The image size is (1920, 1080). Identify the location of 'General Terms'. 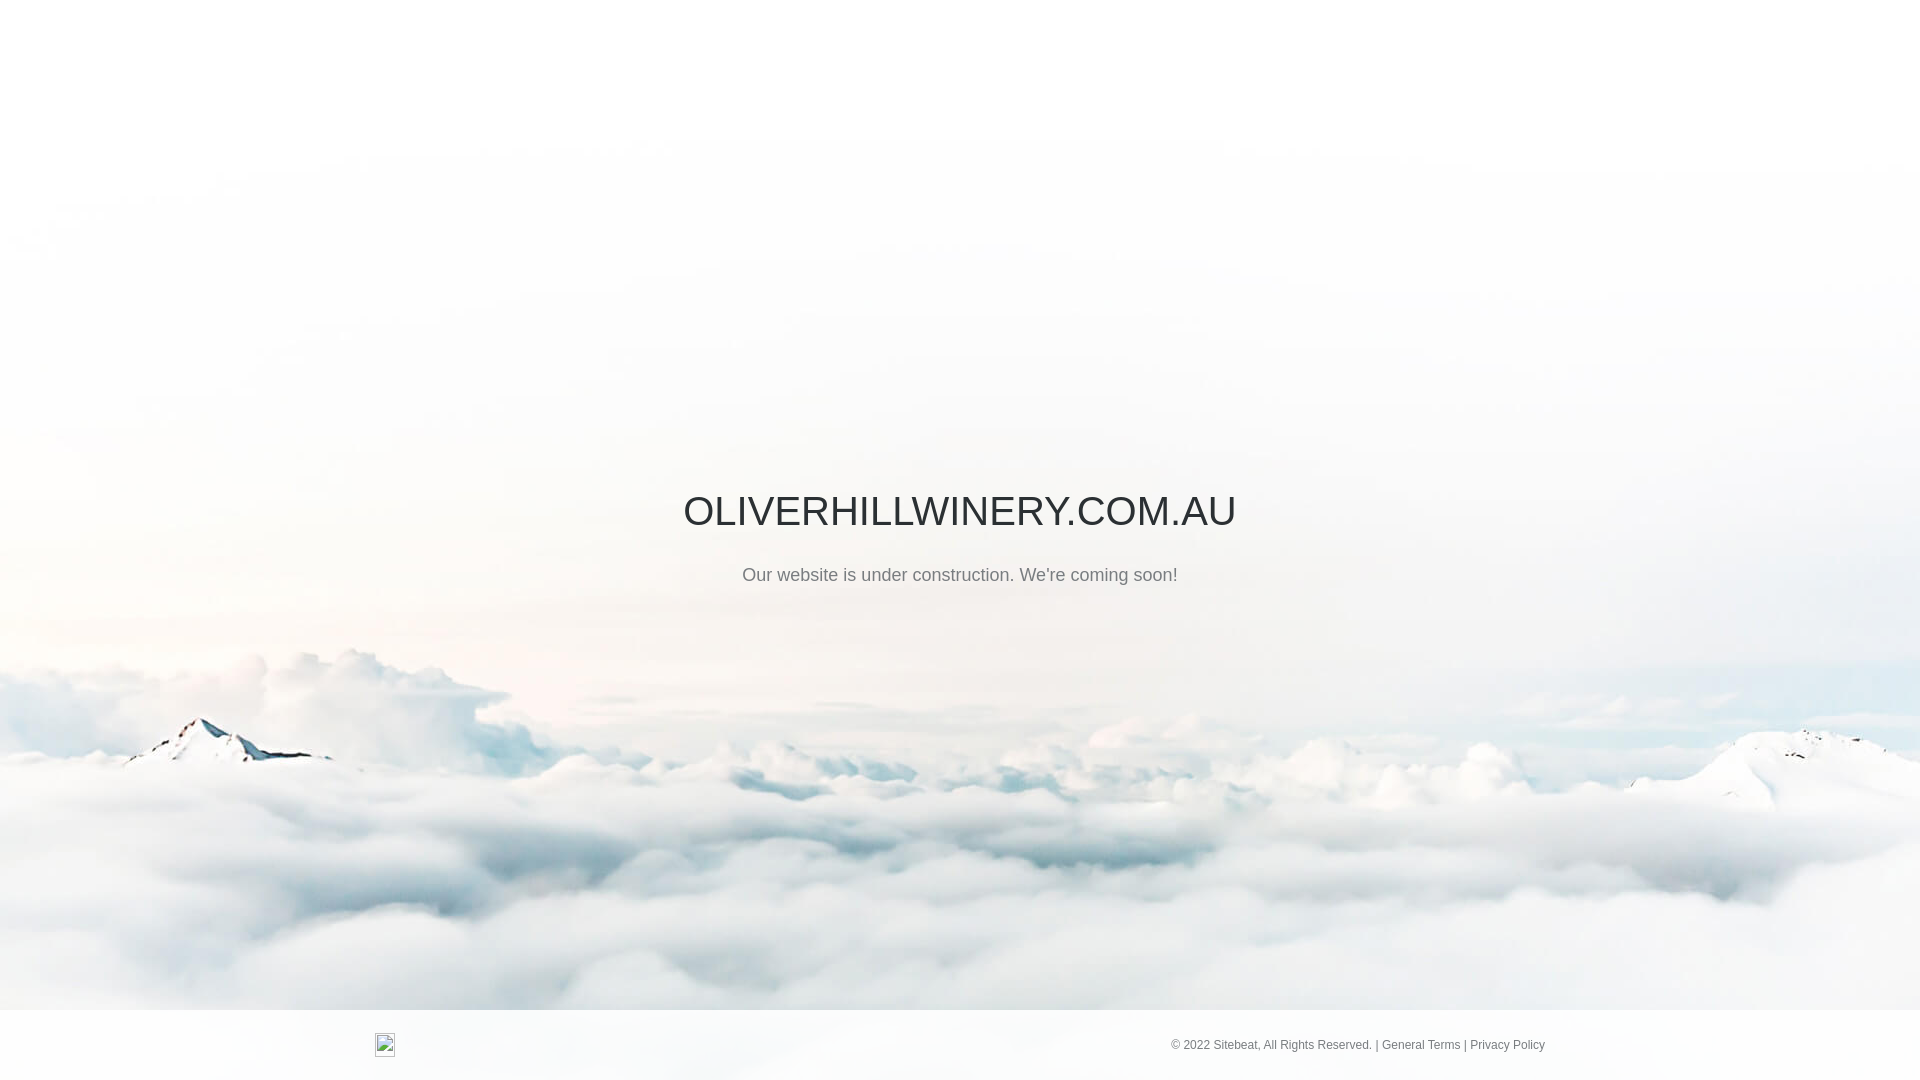
(1419, 1044).